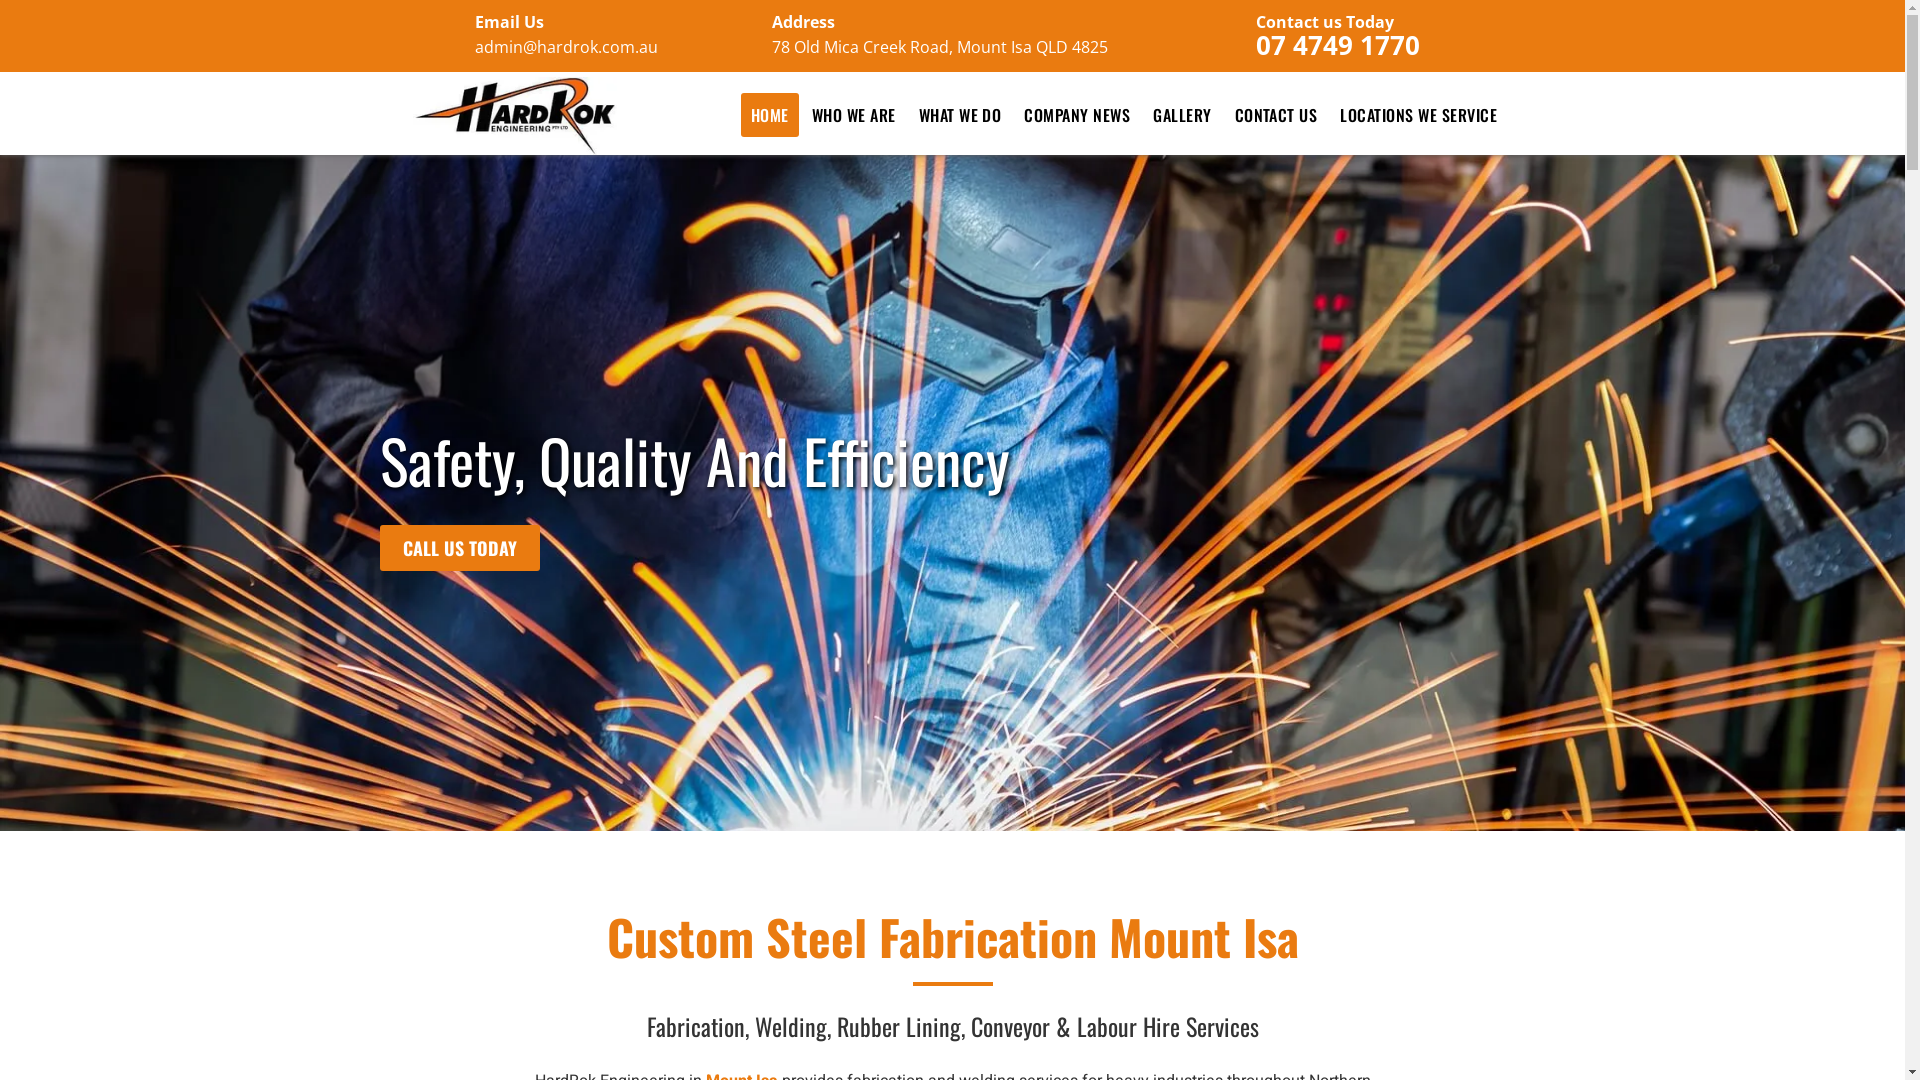 This screenshot has width=1920, height=1080. I want to click on 'COMPANY NEWS', so click(1075, 115).